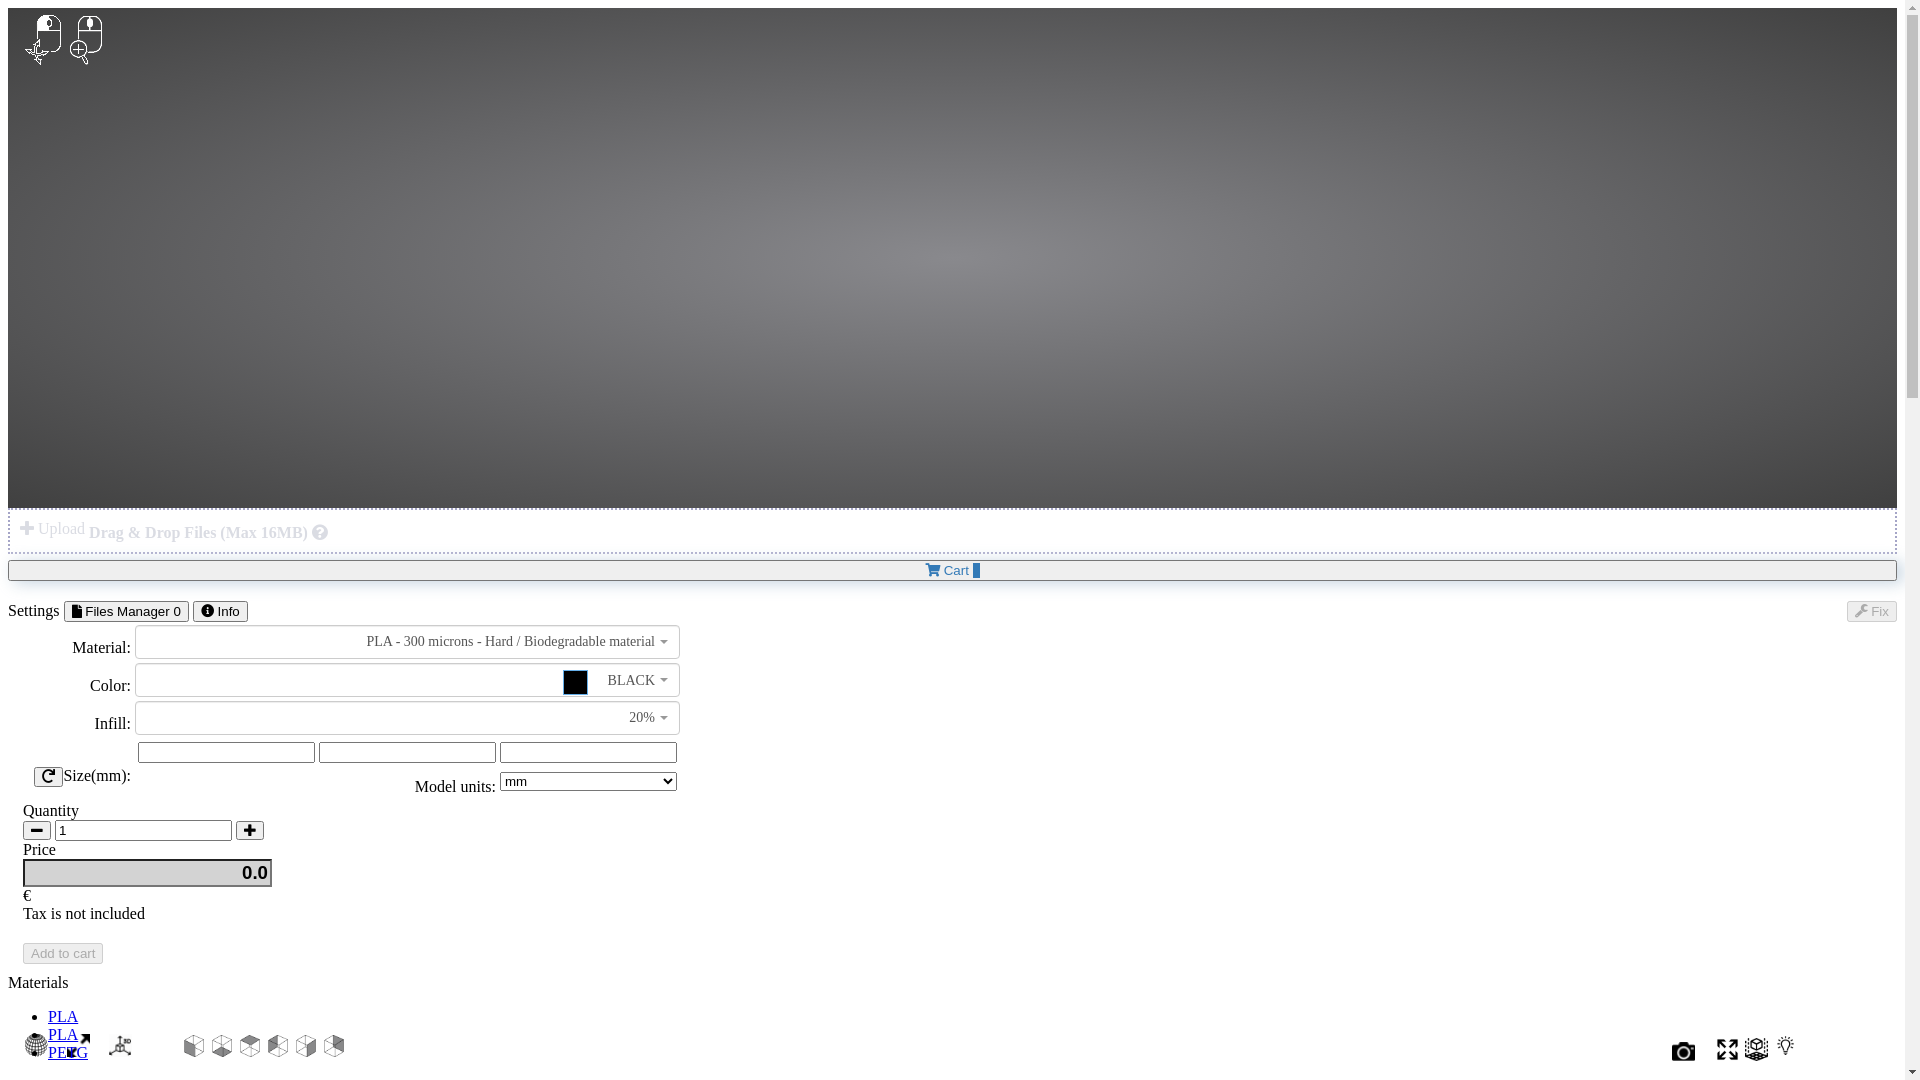  Describe the element at coordinates (62, 1016) in the screenshot. I see `'PLA'` at that location.